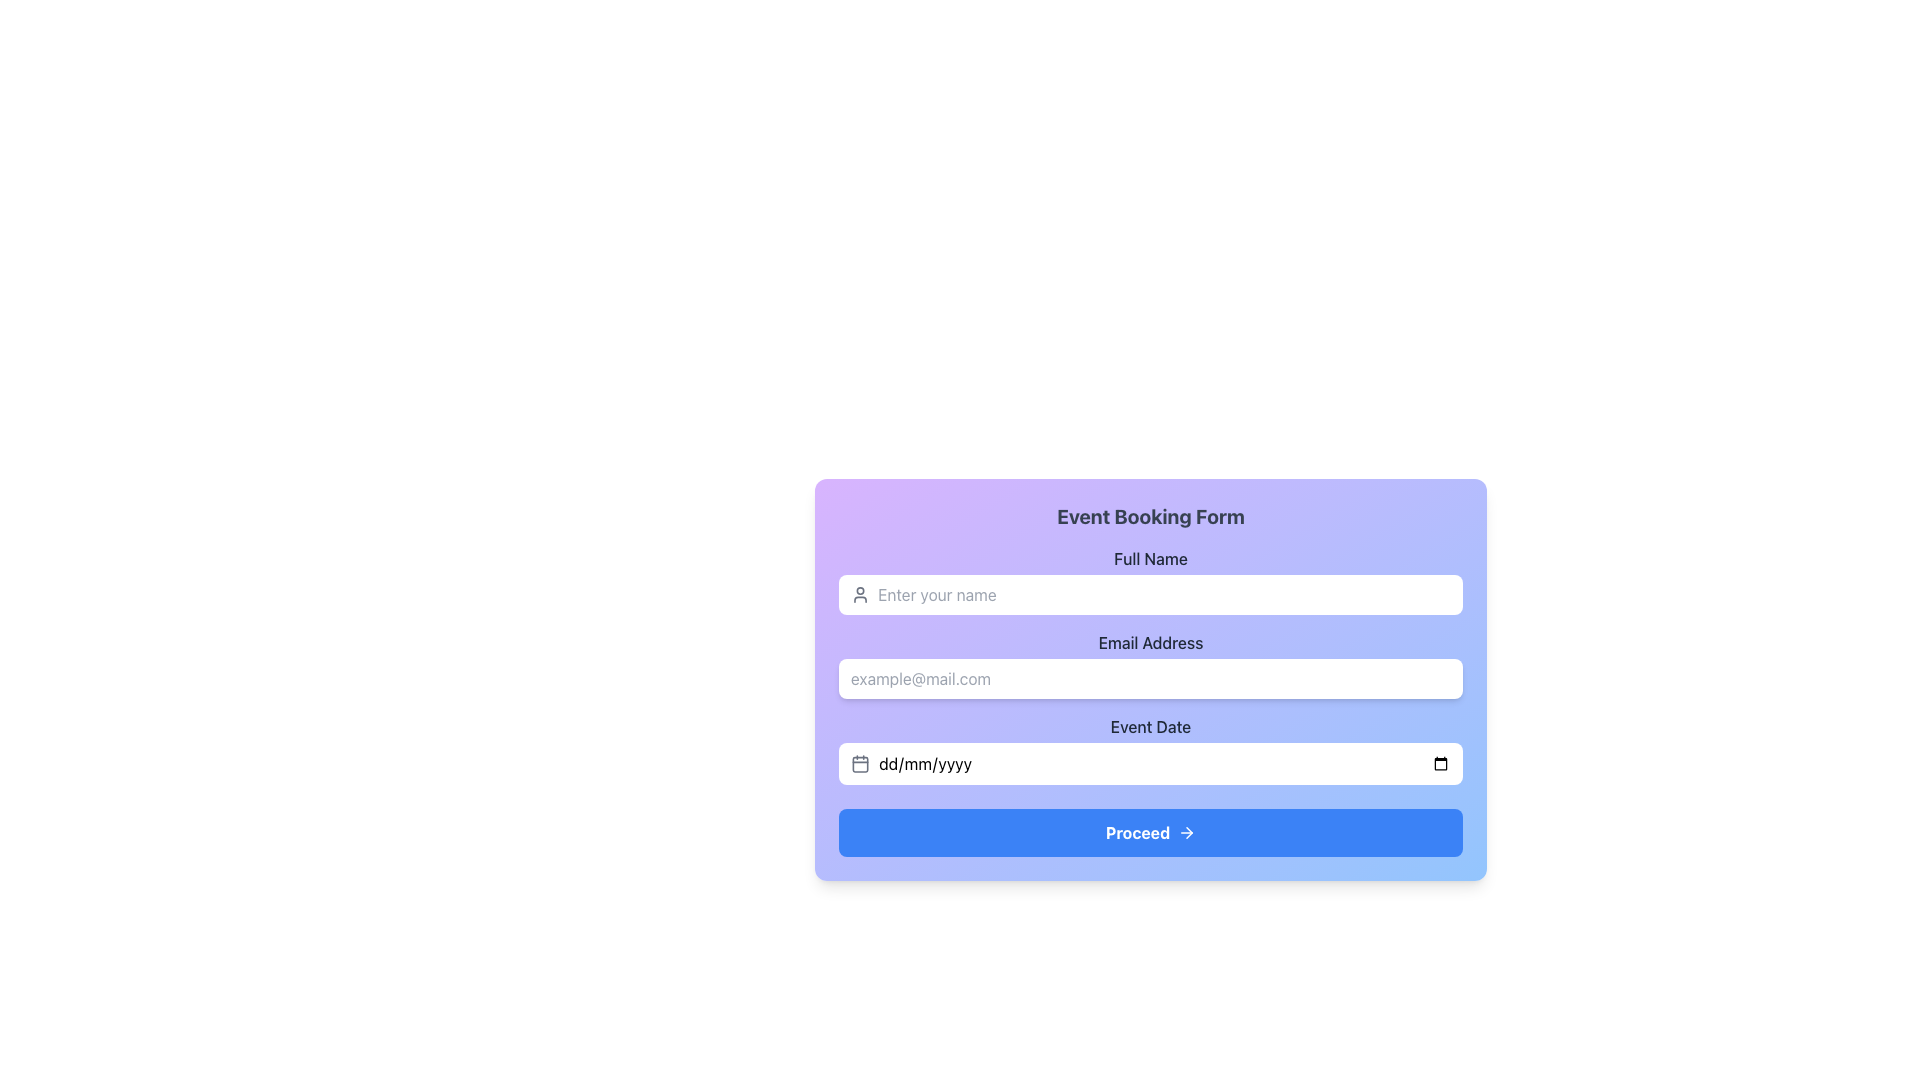 The width and height of the screenshot is (1920, 1080). What do you see at coordinates (1151, 749) in the screenshot?
I see `inside the Date Input Field` at bounding box center [1151, 749].